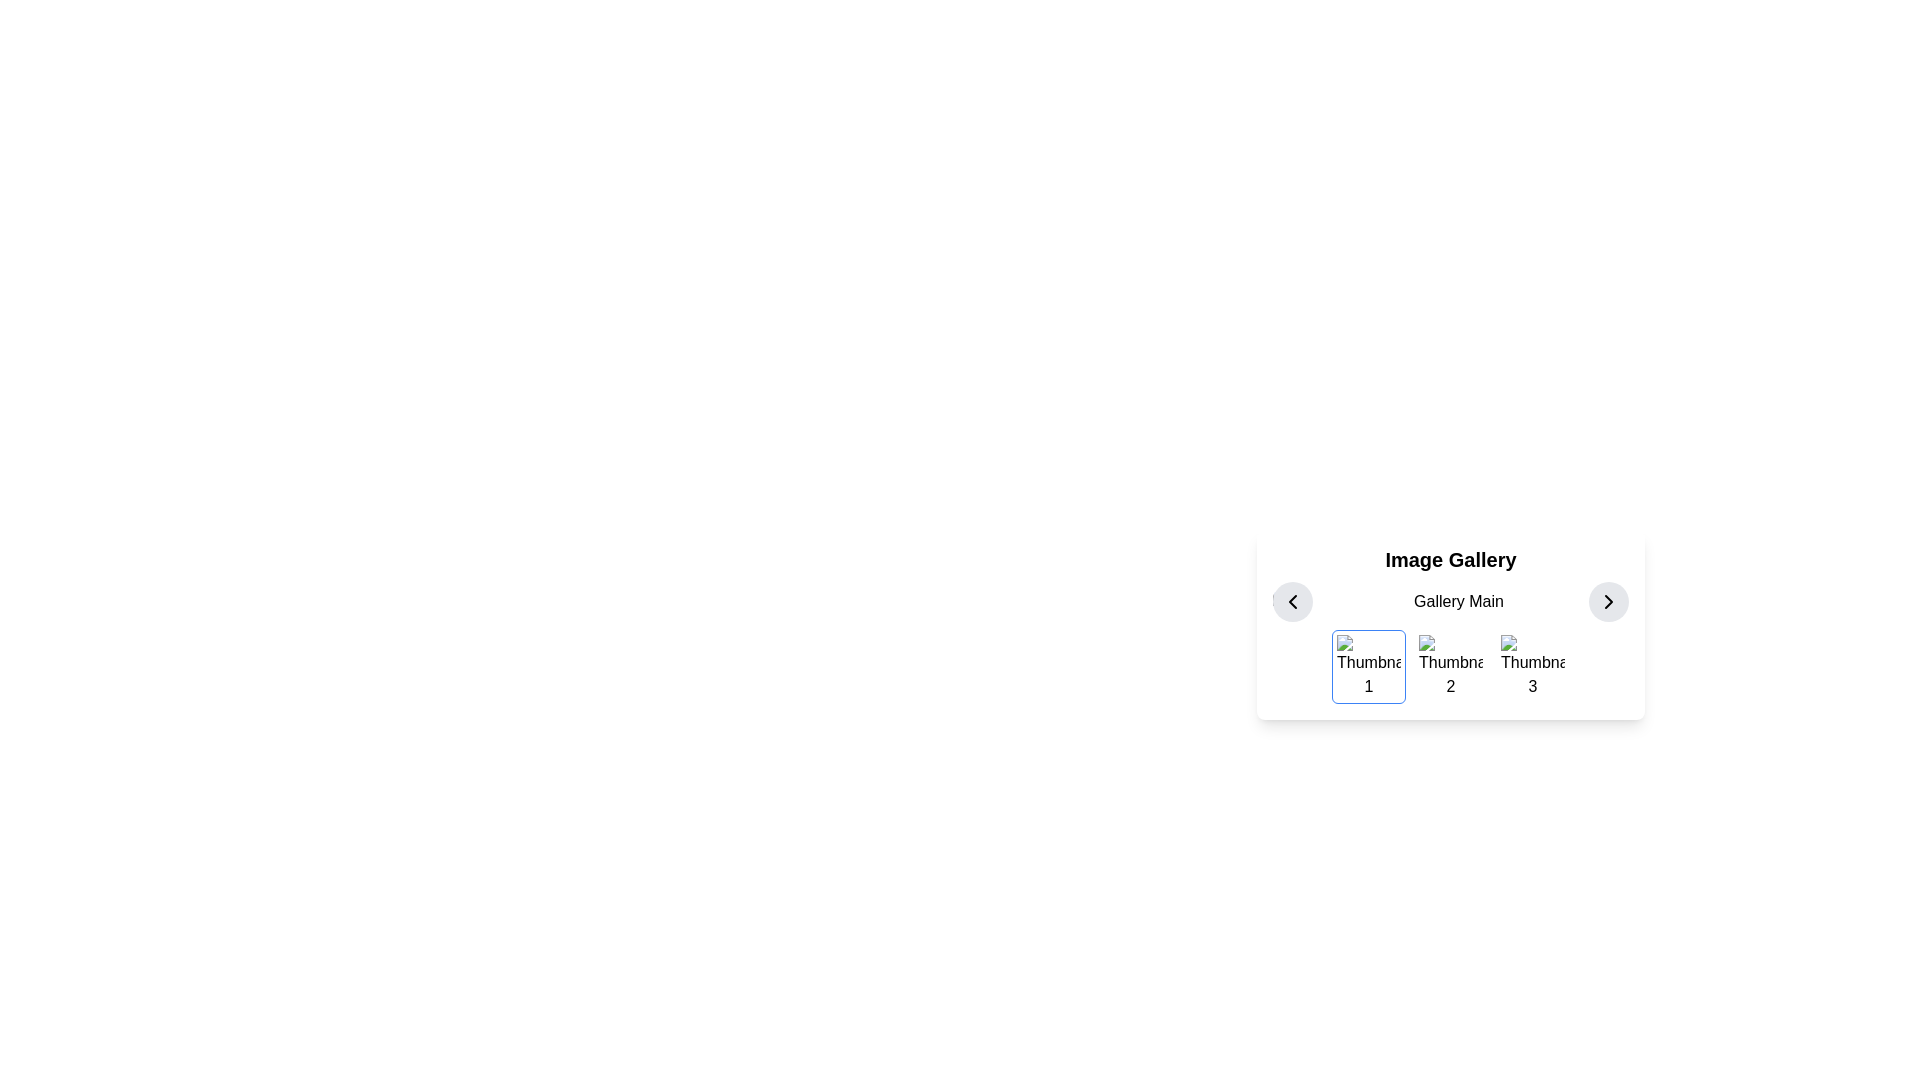 The height and width of the screenshot is (1080, 1920). Describe the element at coordinates (1450, 667) in the screenshot. I see `the thumbnail image with alt text 'Thumbnail 2', which is the second thumbnail in a horizontal list within the gallery` at that location.